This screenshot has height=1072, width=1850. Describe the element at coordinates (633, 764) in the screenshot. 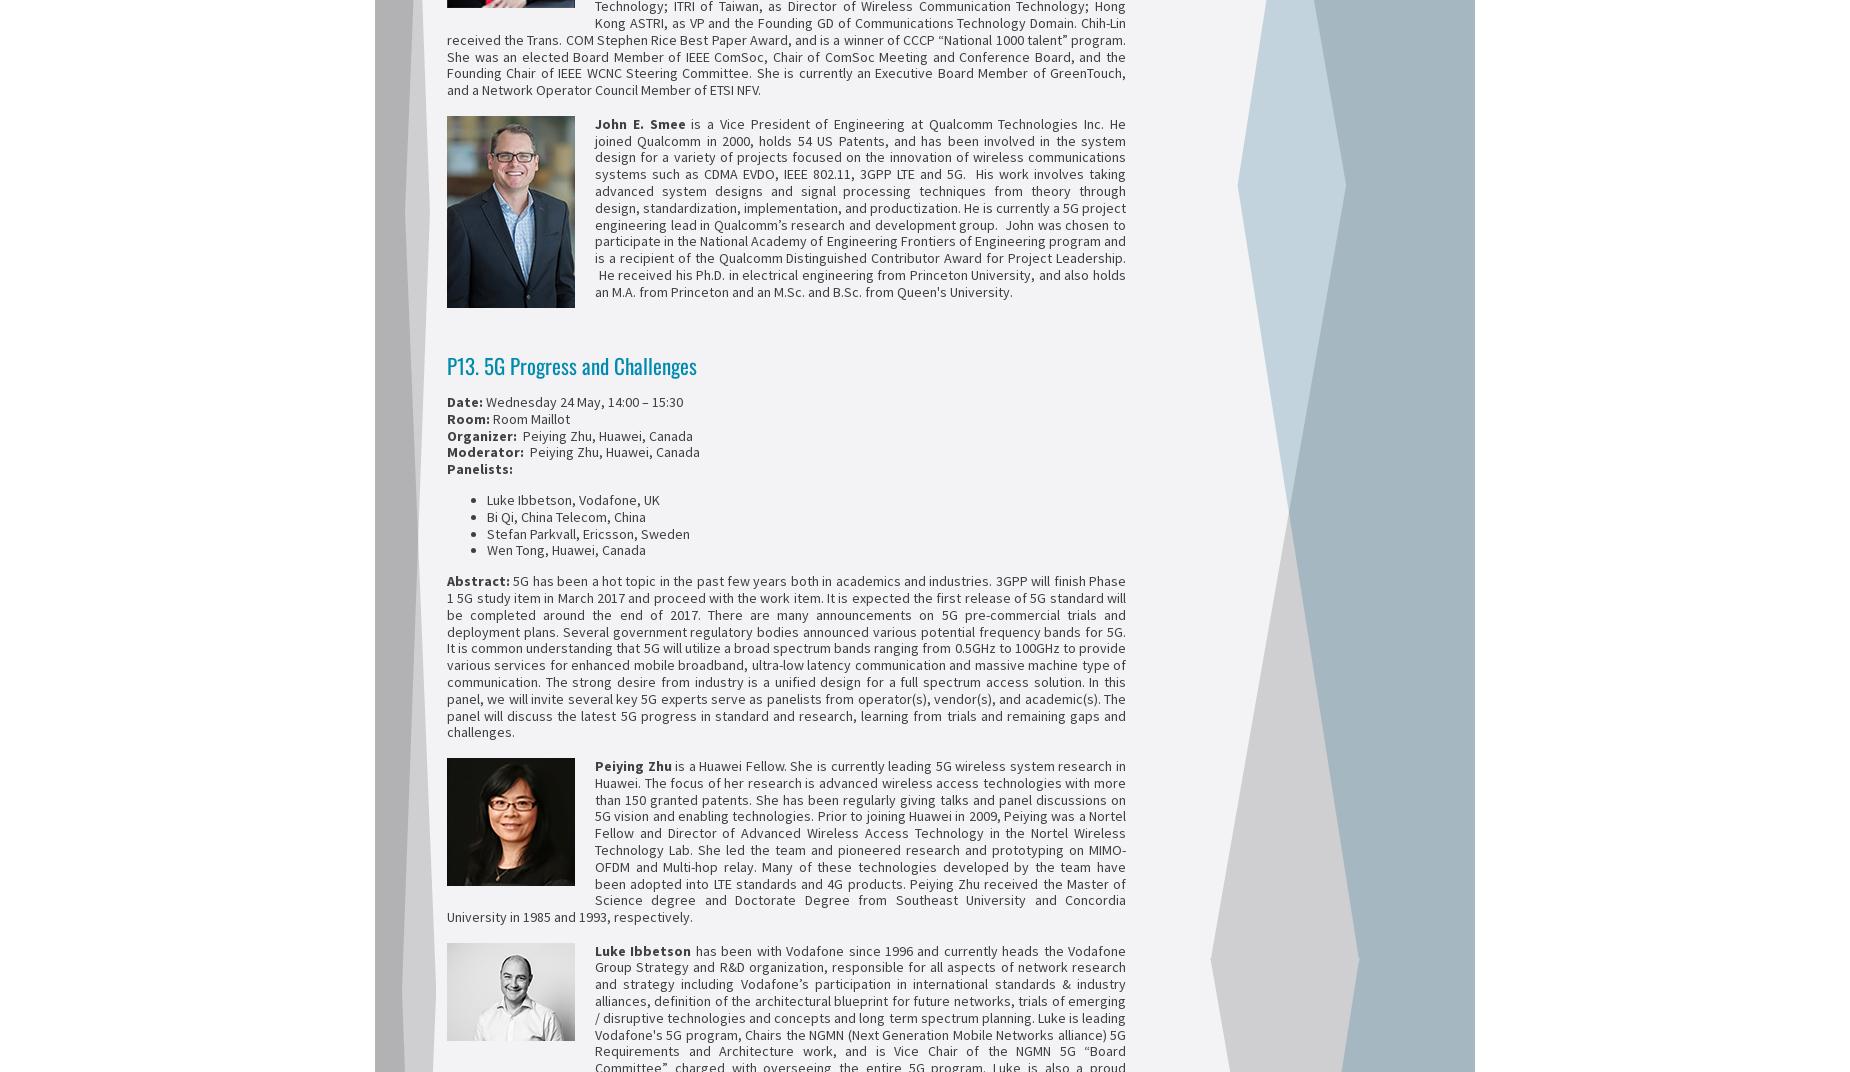

I see `'Peiying Zhu'` at that location.